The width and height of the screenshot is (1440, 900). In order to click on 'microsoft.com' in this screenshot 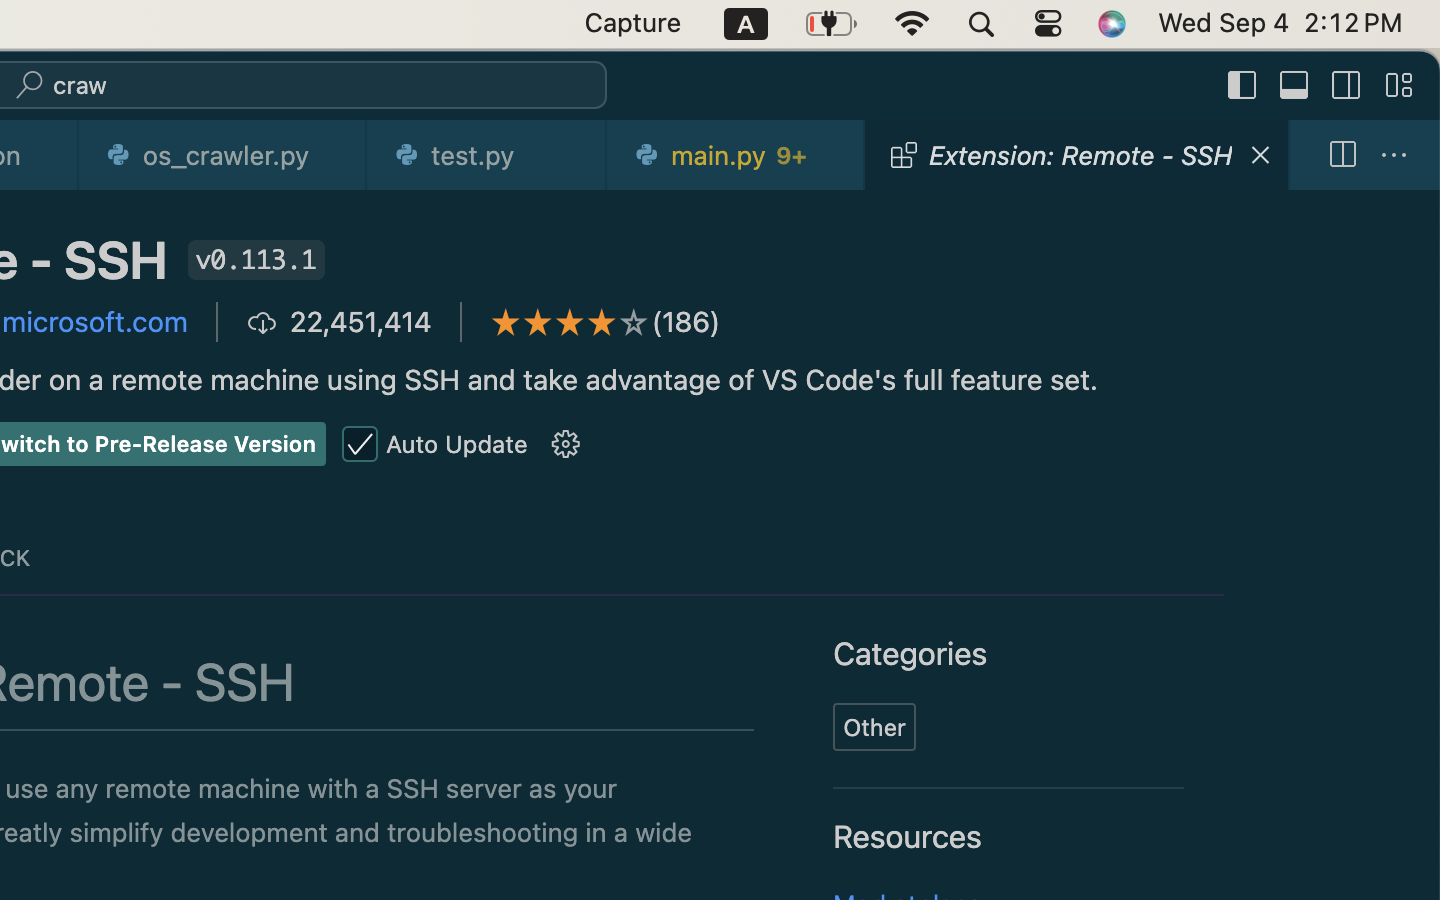, I will do `click(95, 321)`.